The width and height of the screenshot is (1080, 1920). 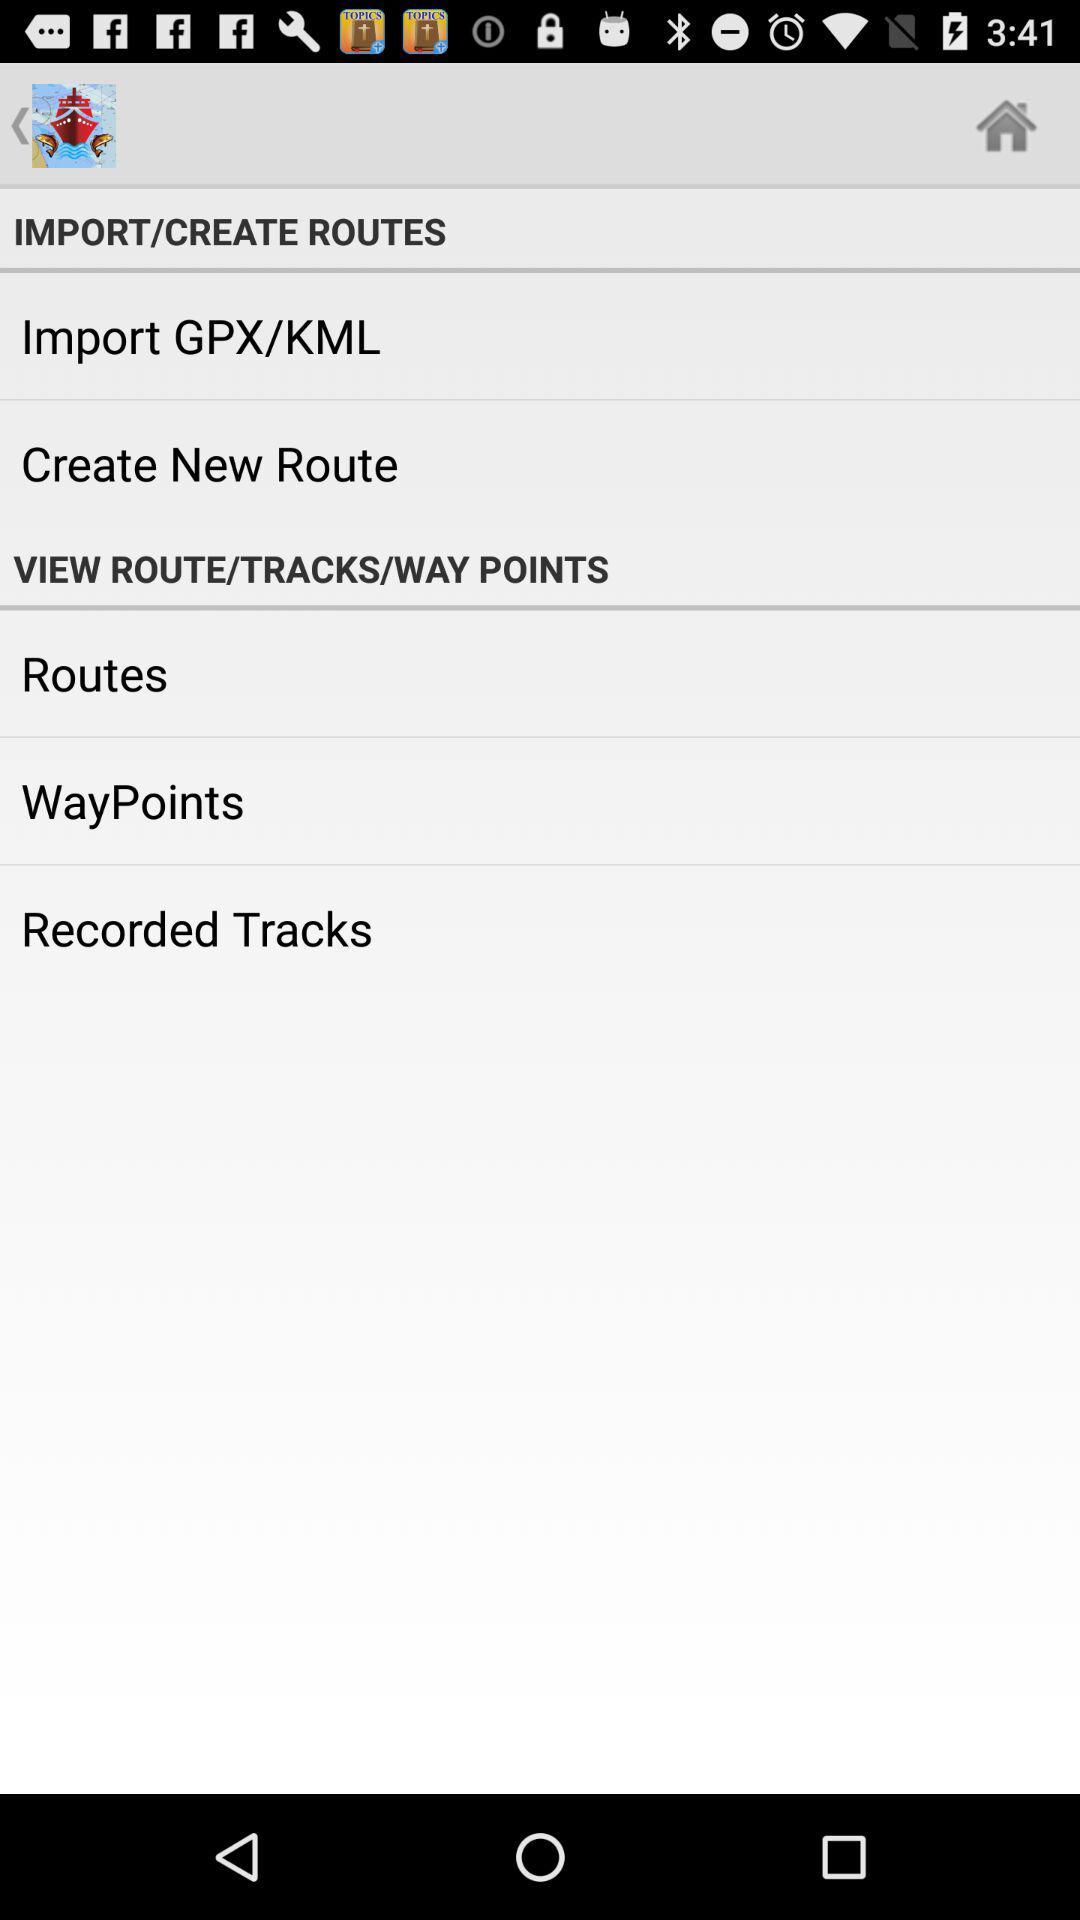 I want to click on create new route, so click(x=540, y=462).